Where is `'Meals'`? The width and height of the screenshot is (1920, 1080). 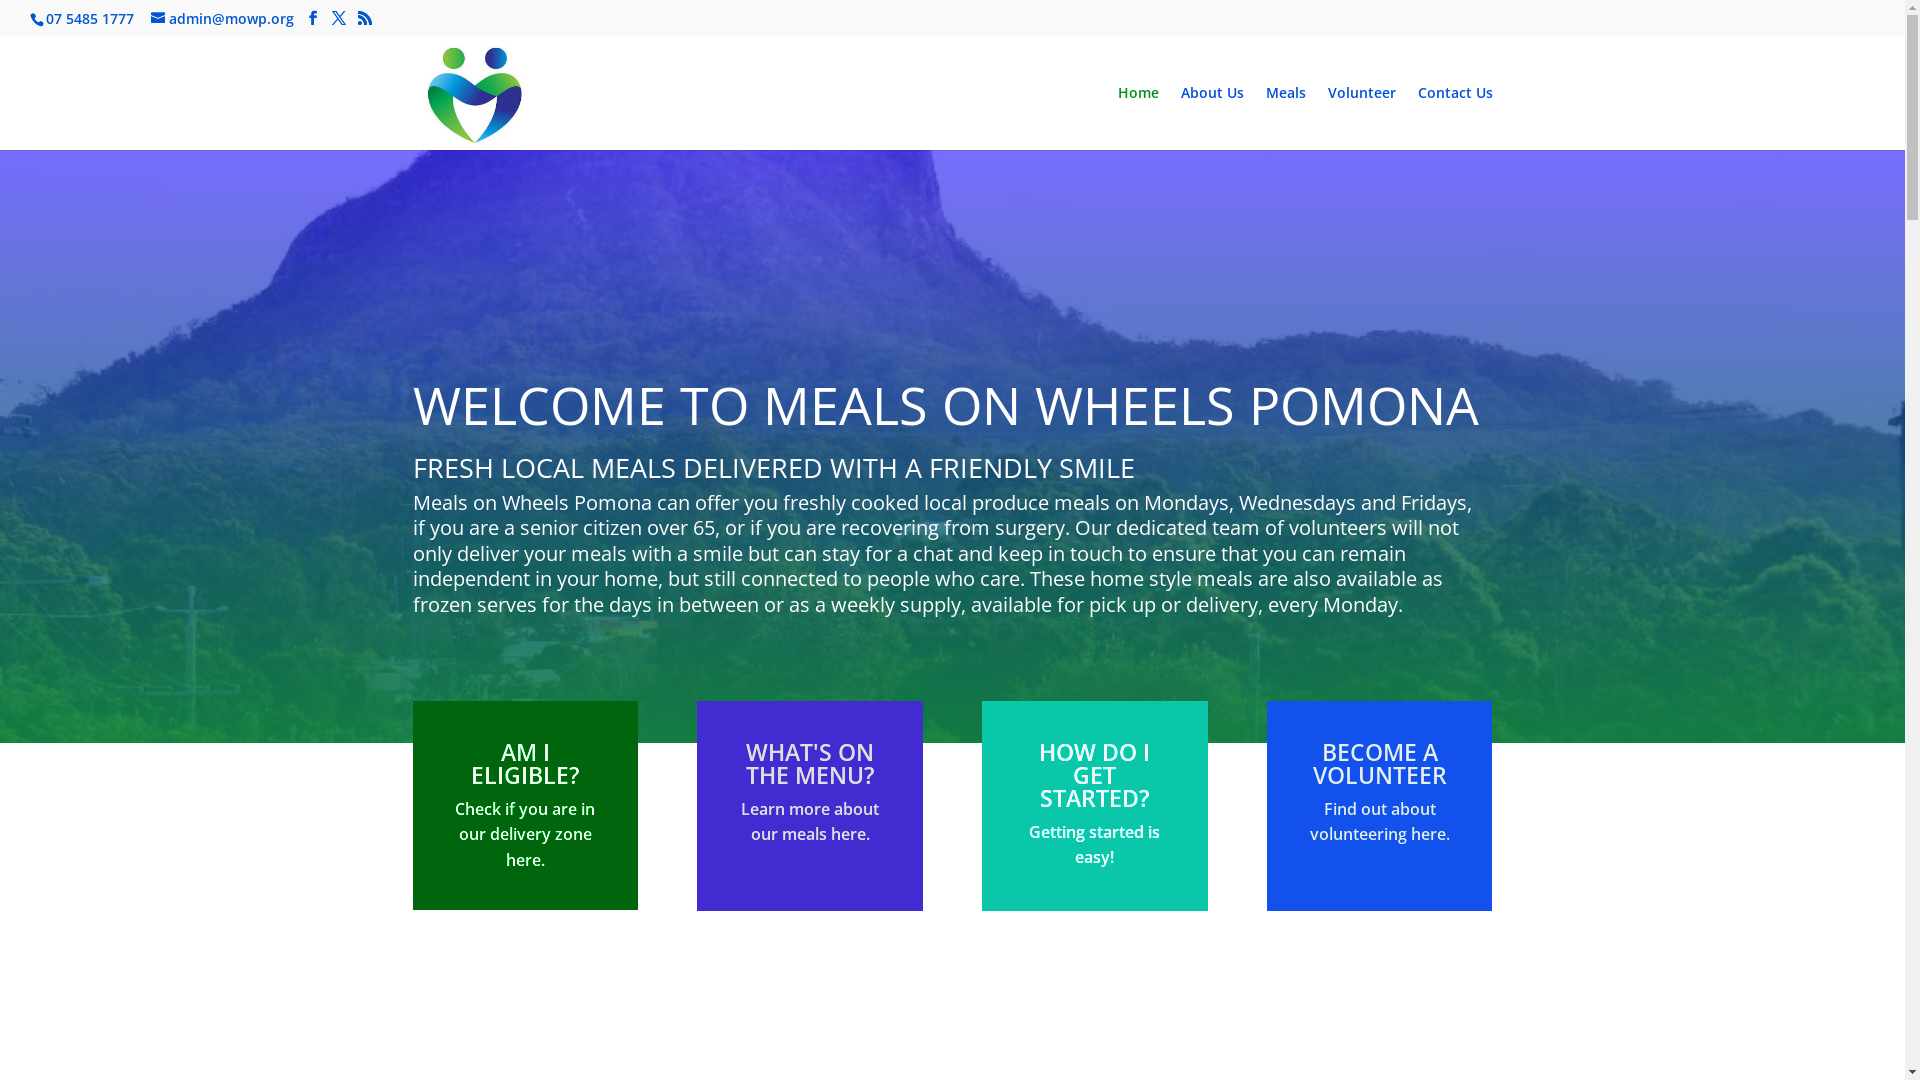 'Meals' is located at coordinates (1286, 118).